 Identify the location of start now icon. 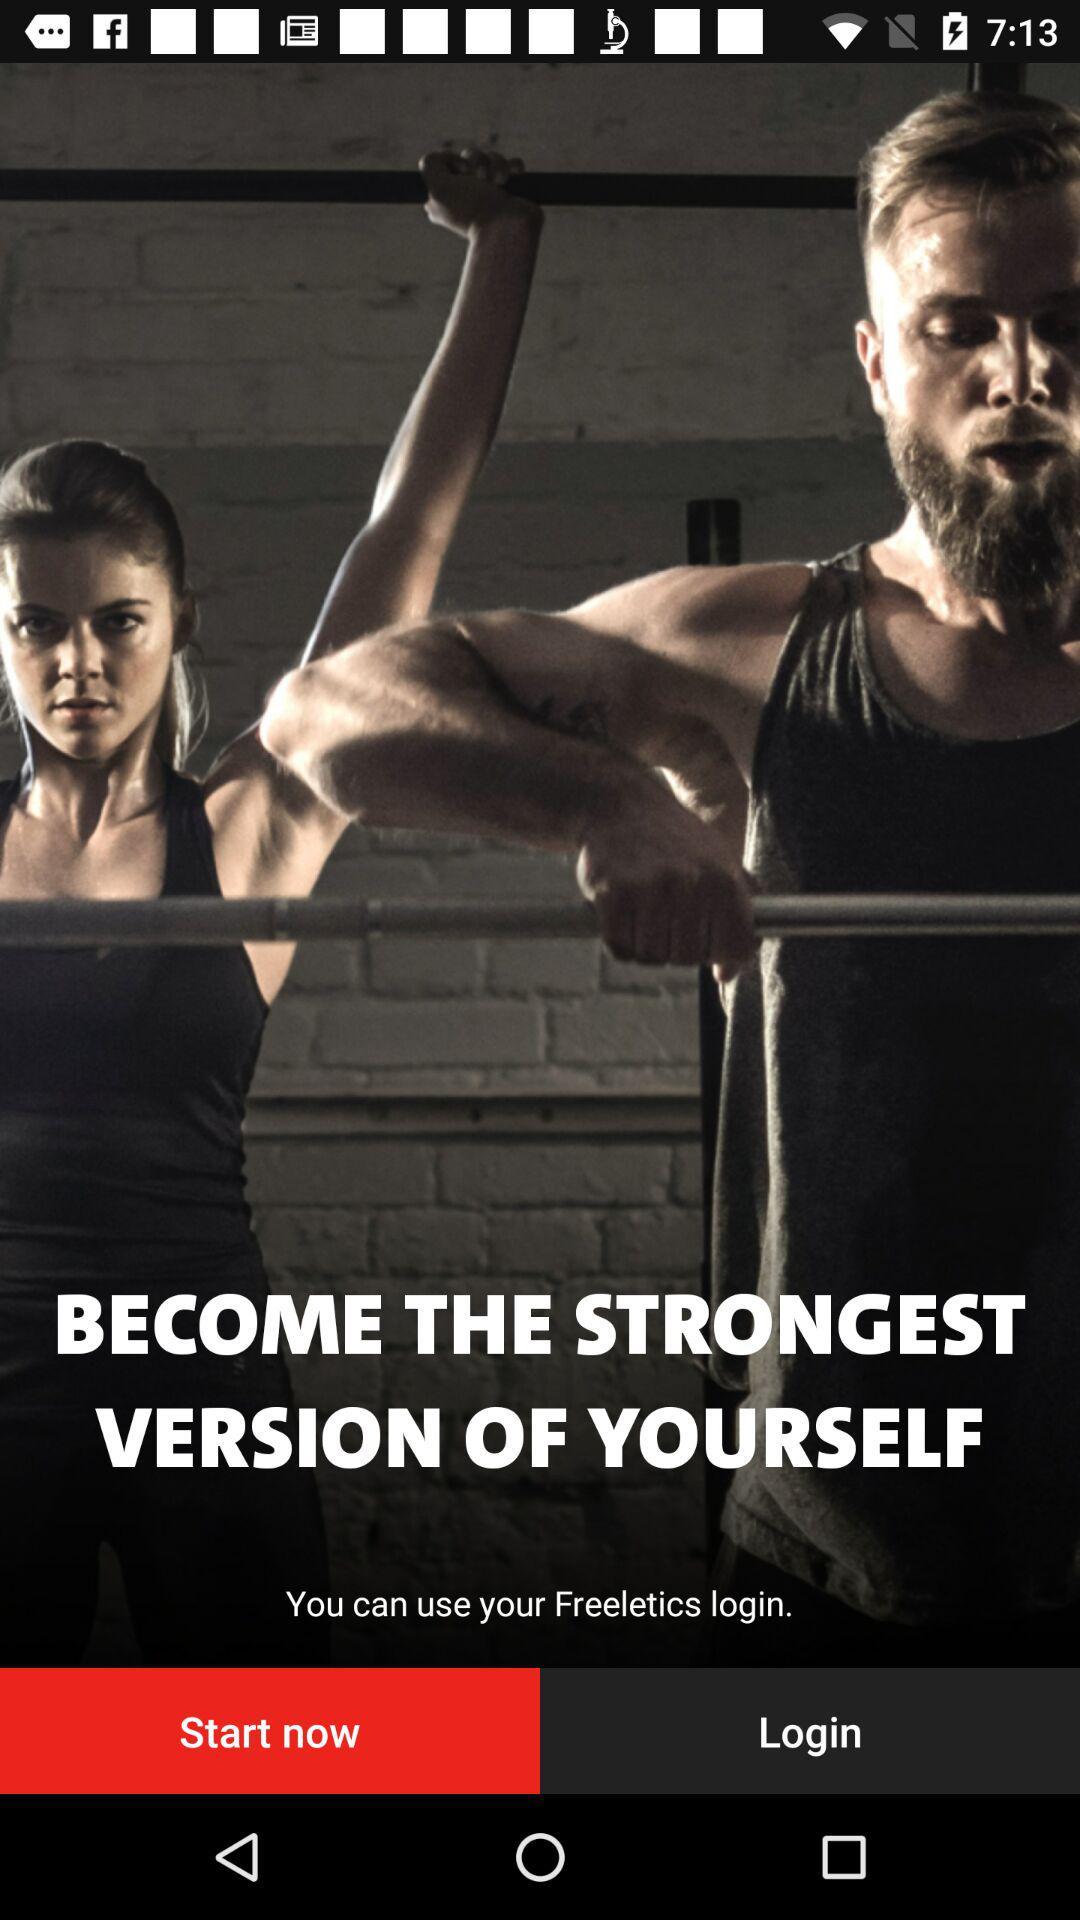
(270, 1730).